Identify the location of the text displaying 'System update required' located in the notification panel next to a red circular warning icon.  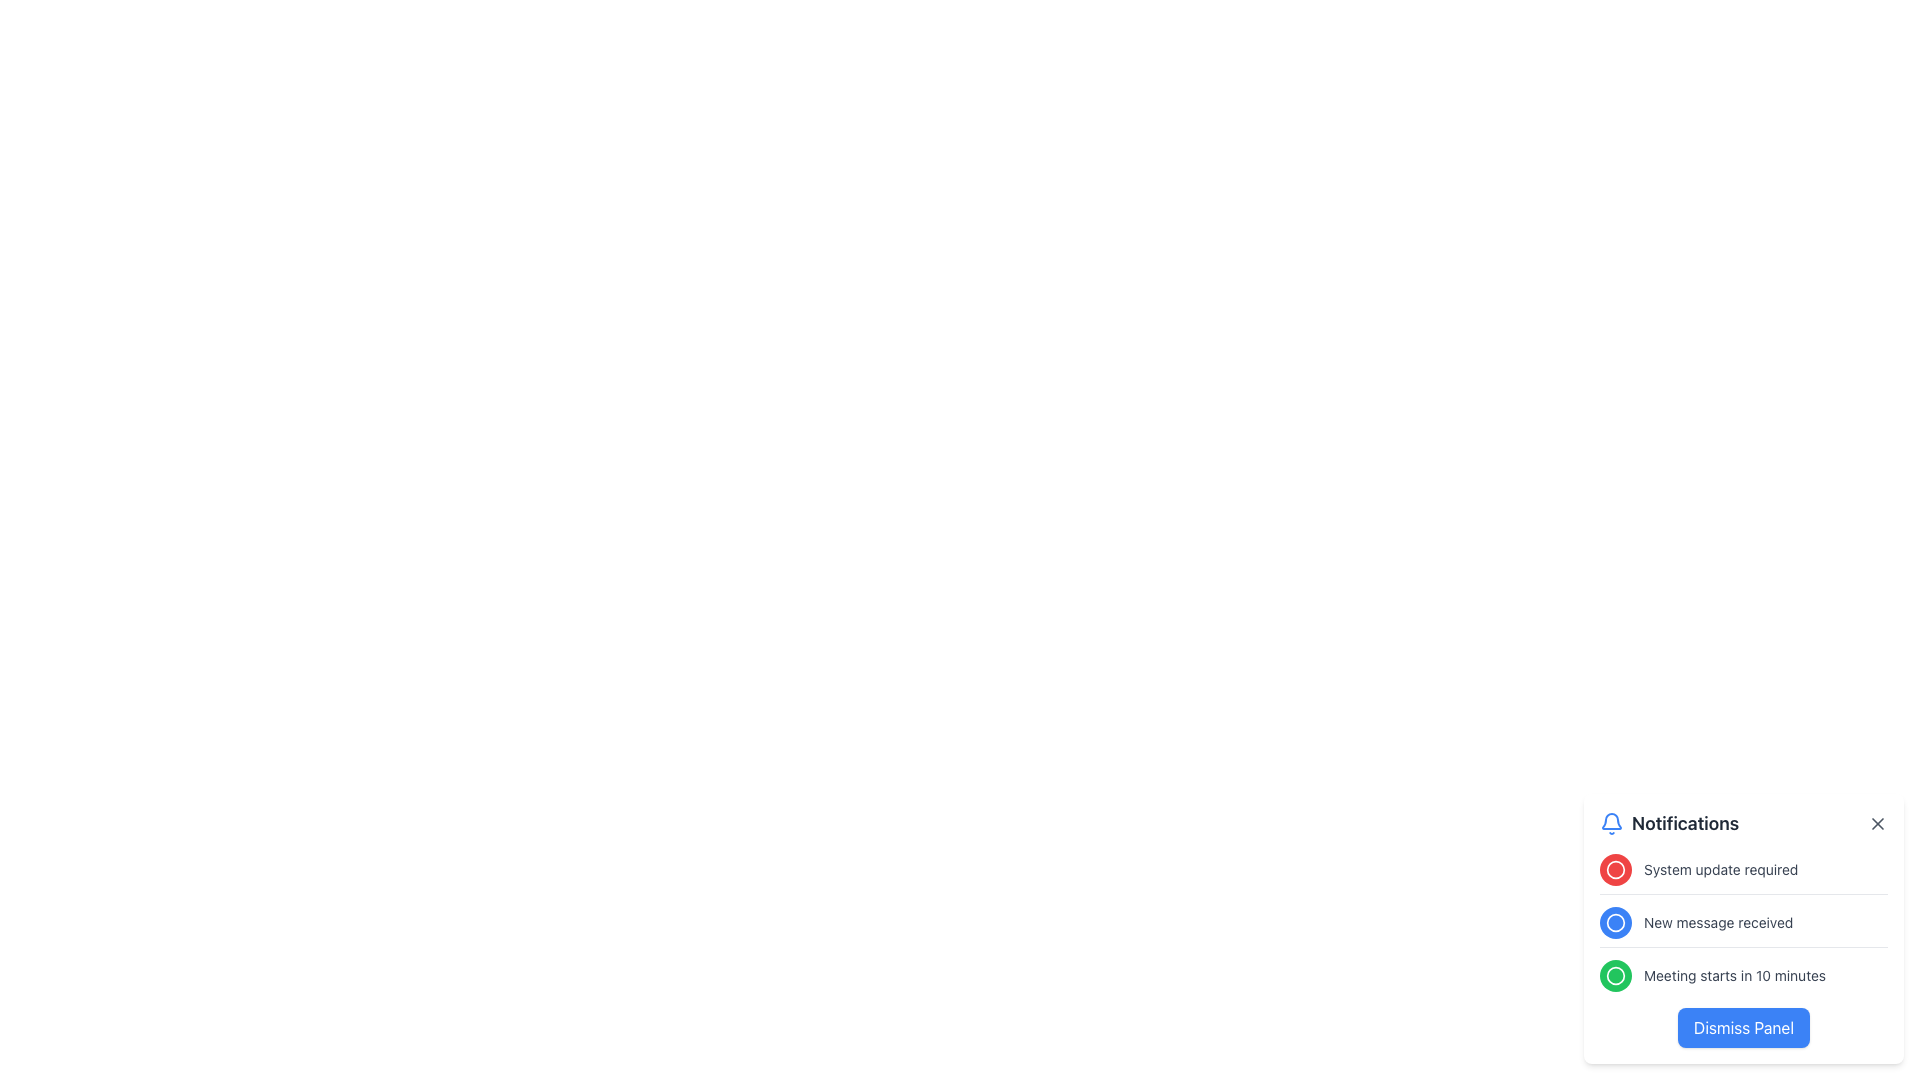
(1720, 869).